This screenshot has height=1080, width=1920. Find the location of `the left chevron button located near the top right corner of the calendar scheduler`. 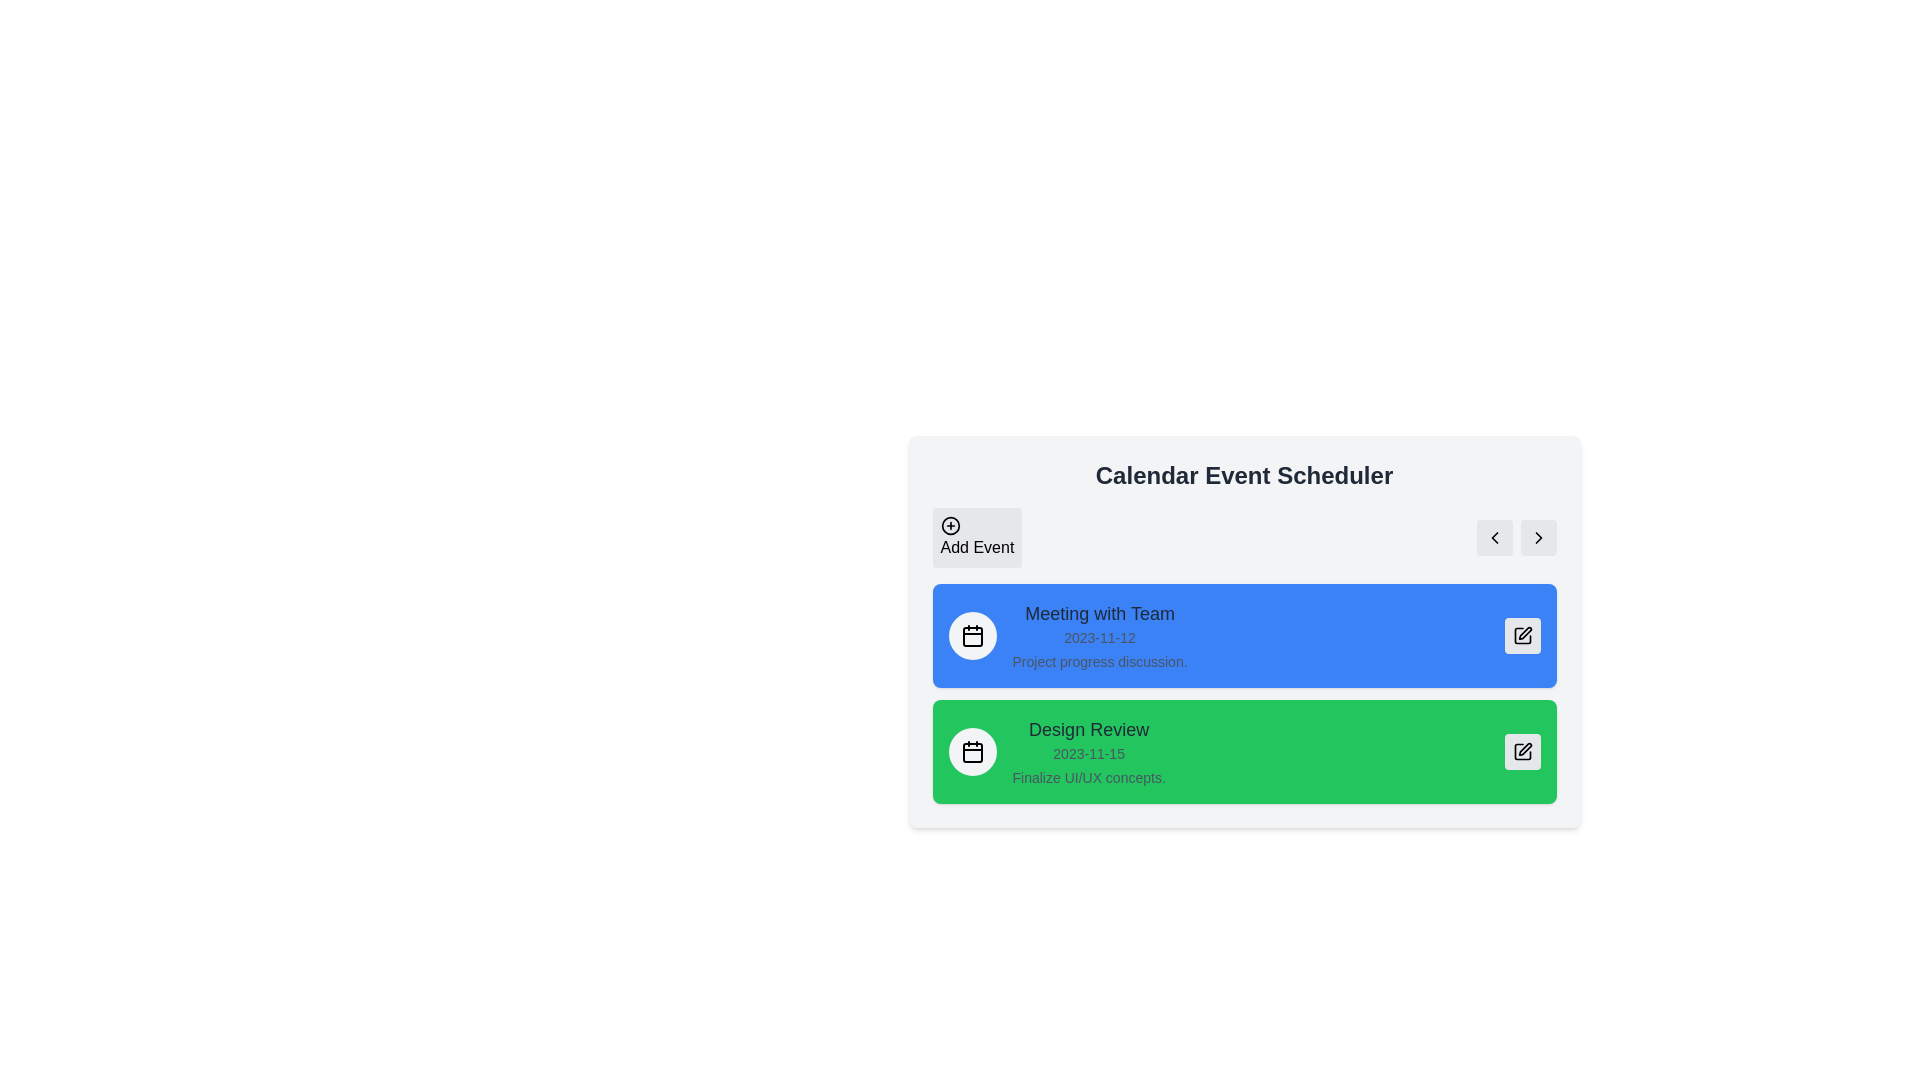

the left chevron button located near the top right corner of the calendar scheduler is located at coordinates (1494, 536).